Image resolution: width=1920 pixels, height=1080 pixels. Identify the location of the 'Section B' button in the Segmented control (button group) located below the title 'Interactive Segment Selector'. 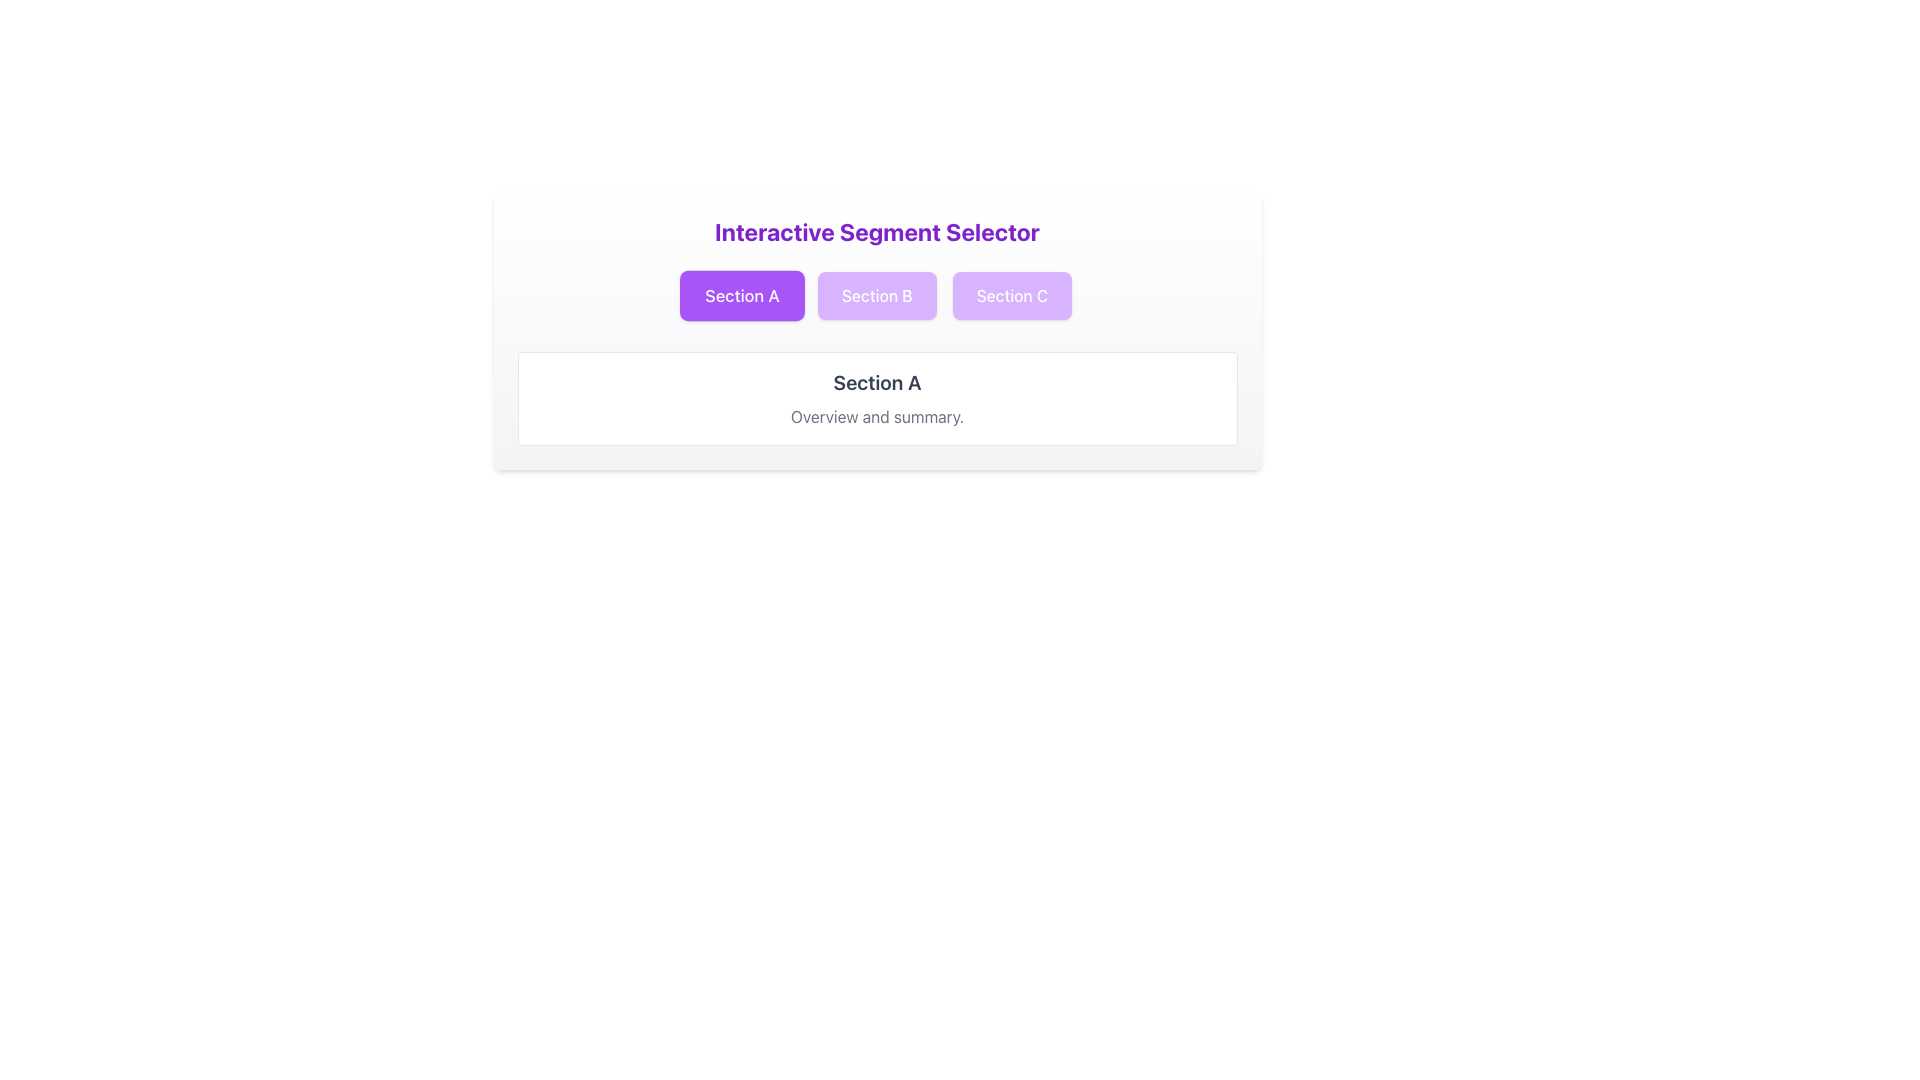
(877, 296).